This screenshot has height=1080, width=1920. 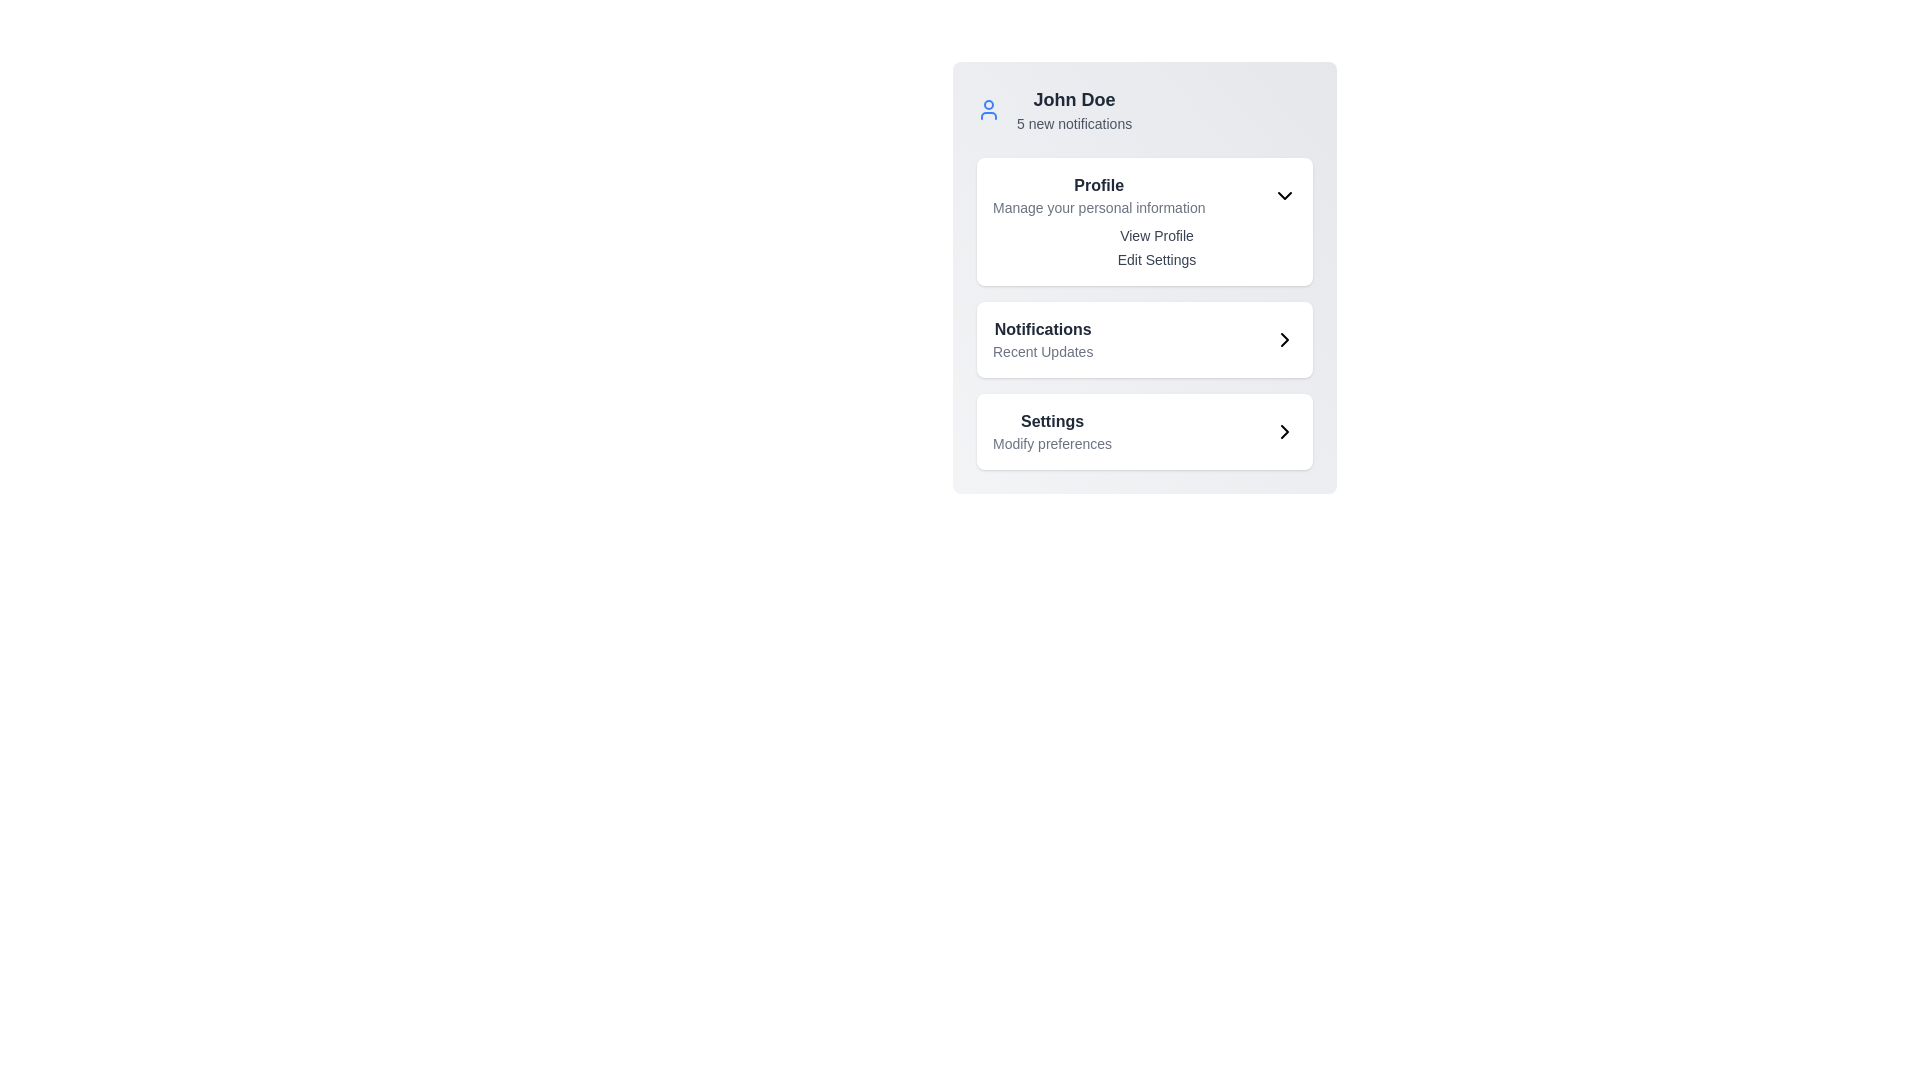 I want to click on the static text label displaying the name 'John Doe' in bold, large, black font, located at the top of the user profile card, so click(x=1073, y=100).